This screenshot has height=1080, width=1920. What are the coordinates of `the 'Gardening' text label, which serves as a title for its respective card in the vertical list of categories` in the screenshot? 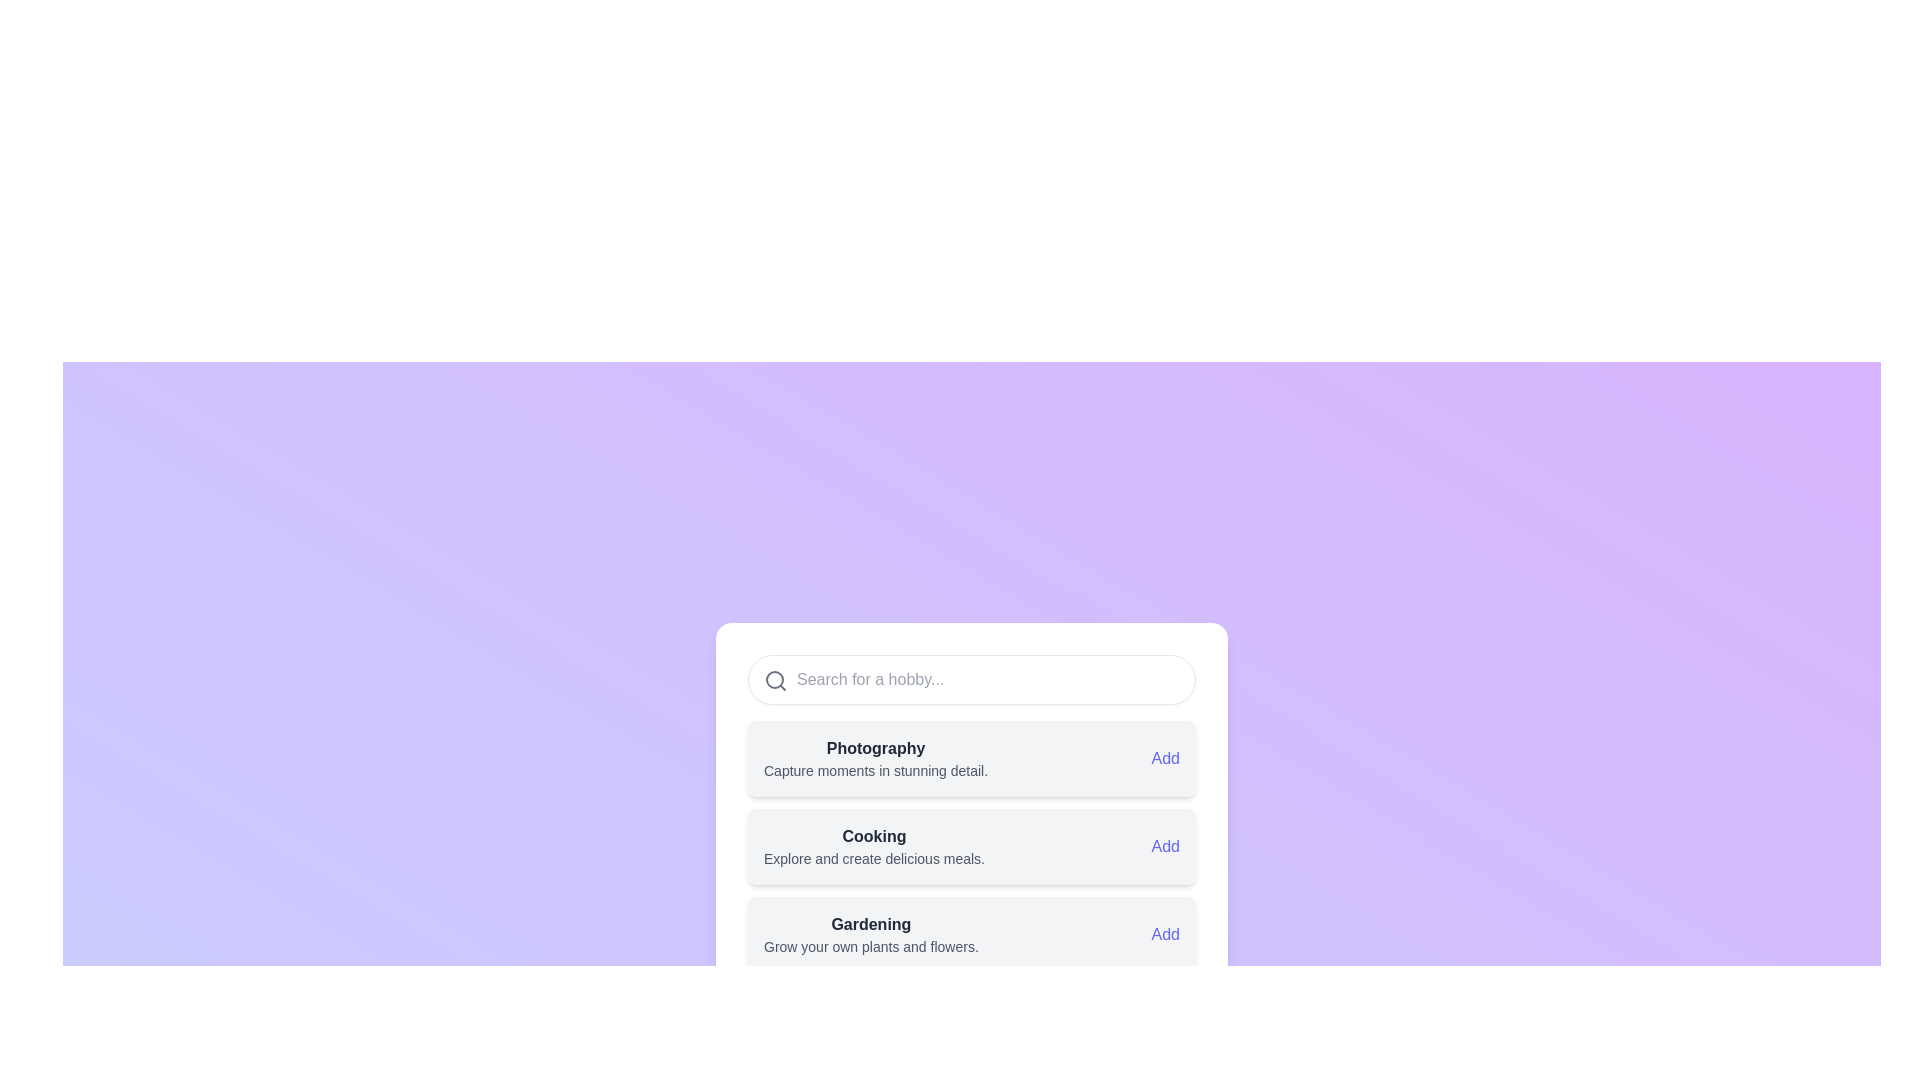 It's located at (871, 925).